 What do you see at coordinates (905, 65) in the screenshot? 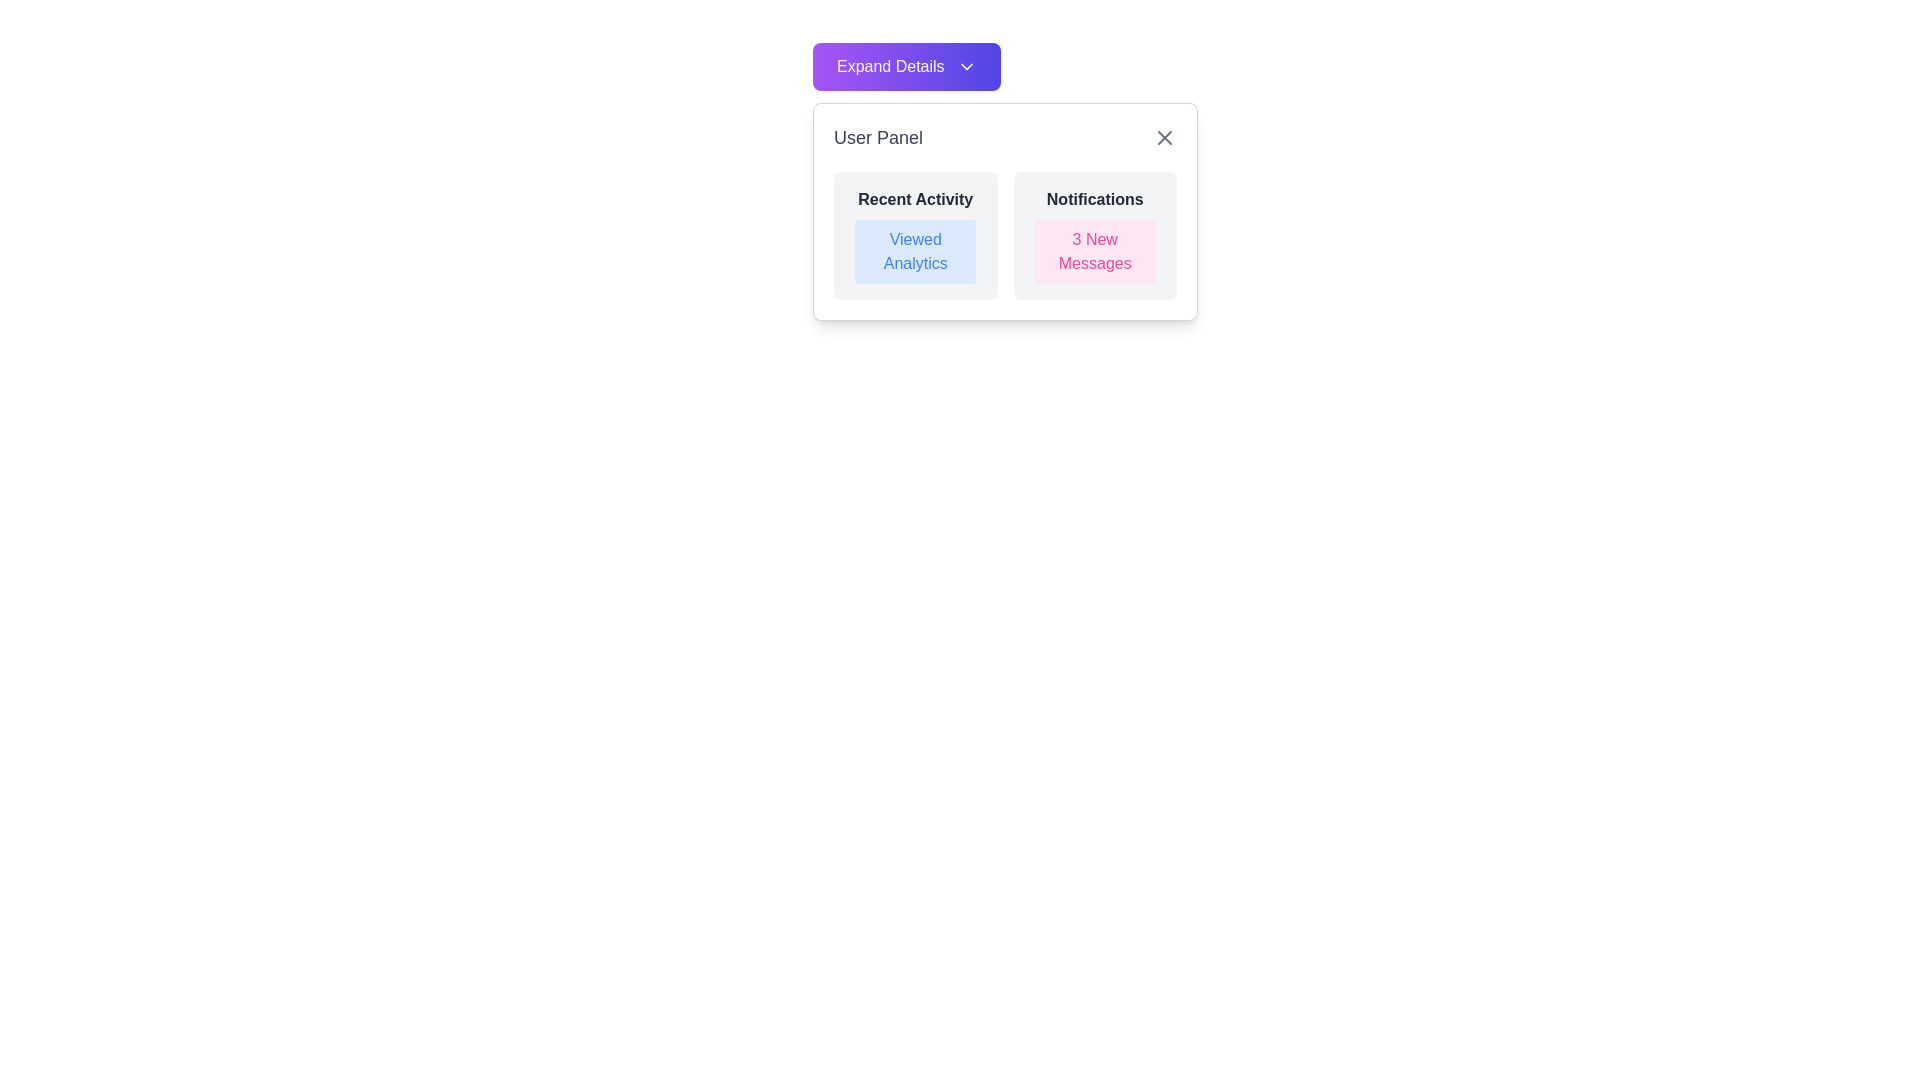
I see `the 'Expand Details' button with a gradient background and a downward-pointing chevron icon to change its color` at bounding box center [905, 65].